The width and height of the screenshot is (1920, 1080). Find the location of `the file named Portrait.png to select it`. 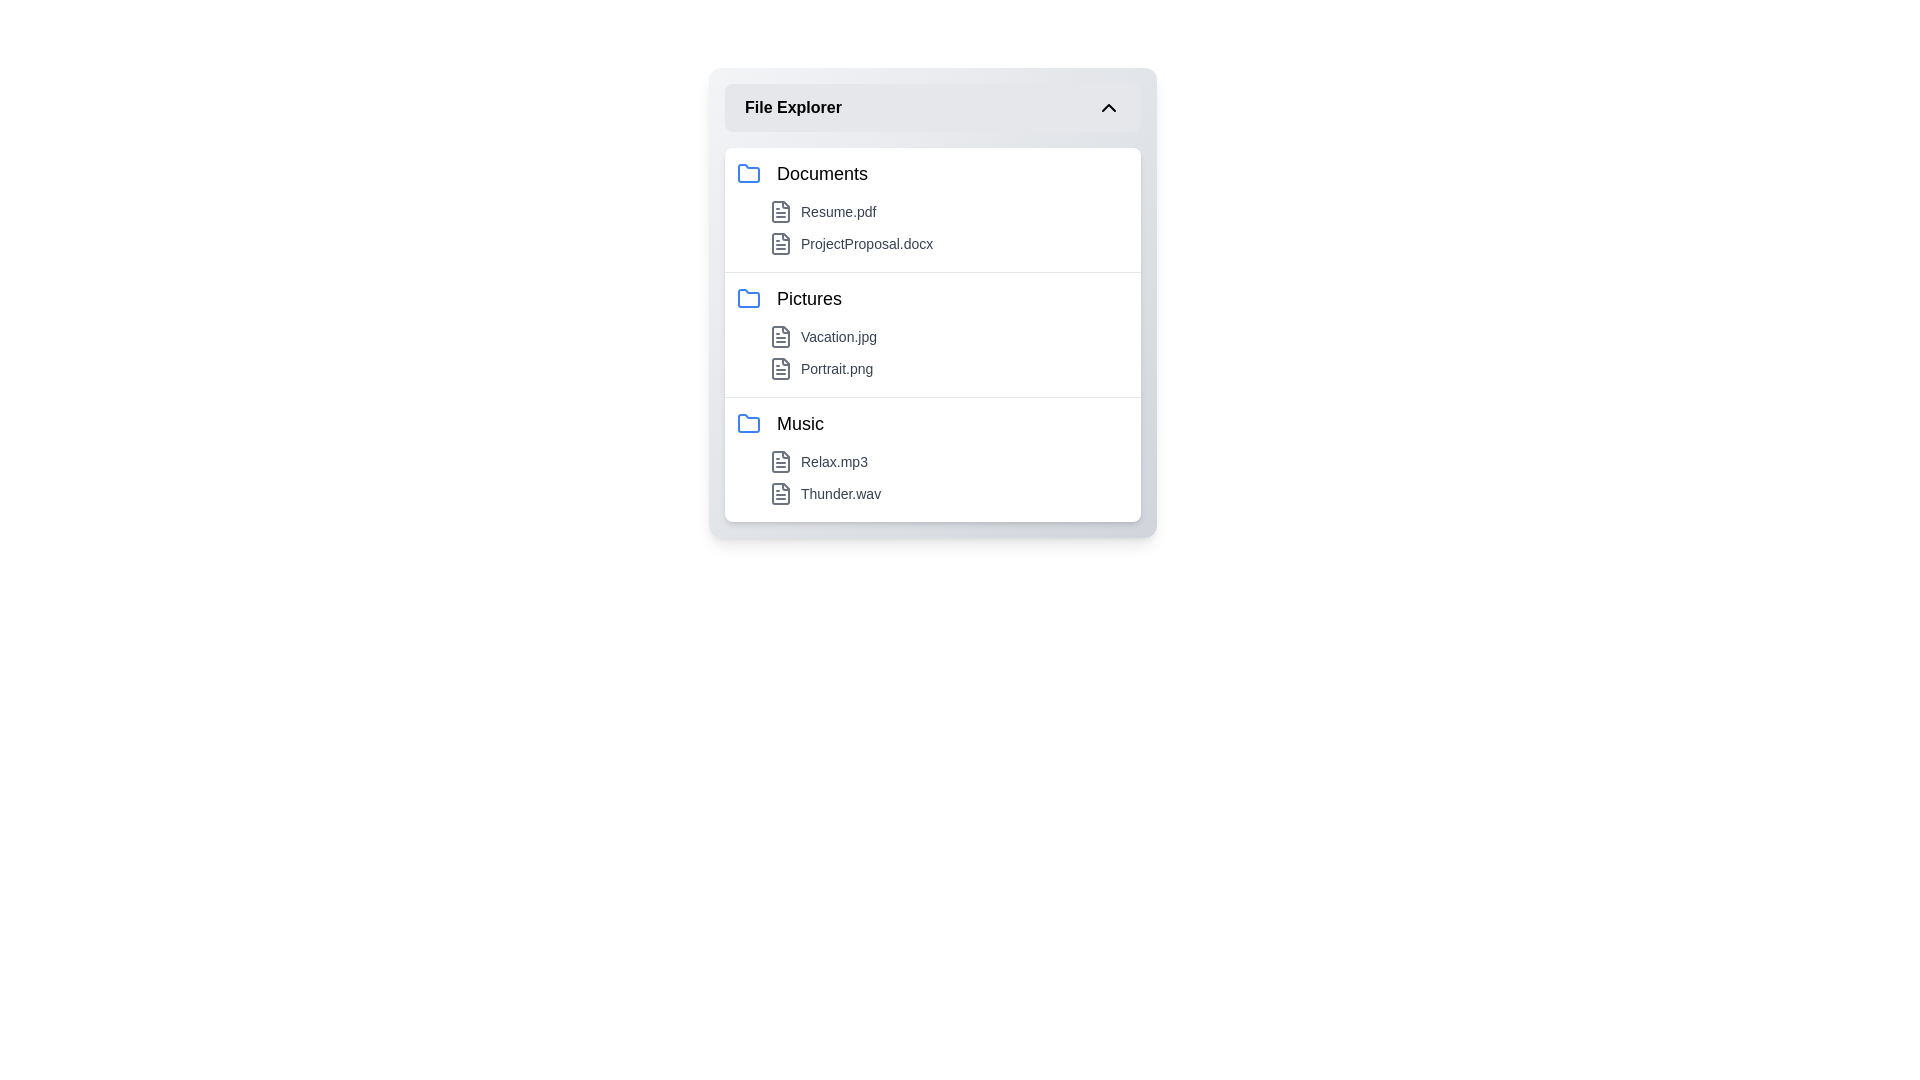

the file named Portrait.png to select it is located at coordinates (948, 369).